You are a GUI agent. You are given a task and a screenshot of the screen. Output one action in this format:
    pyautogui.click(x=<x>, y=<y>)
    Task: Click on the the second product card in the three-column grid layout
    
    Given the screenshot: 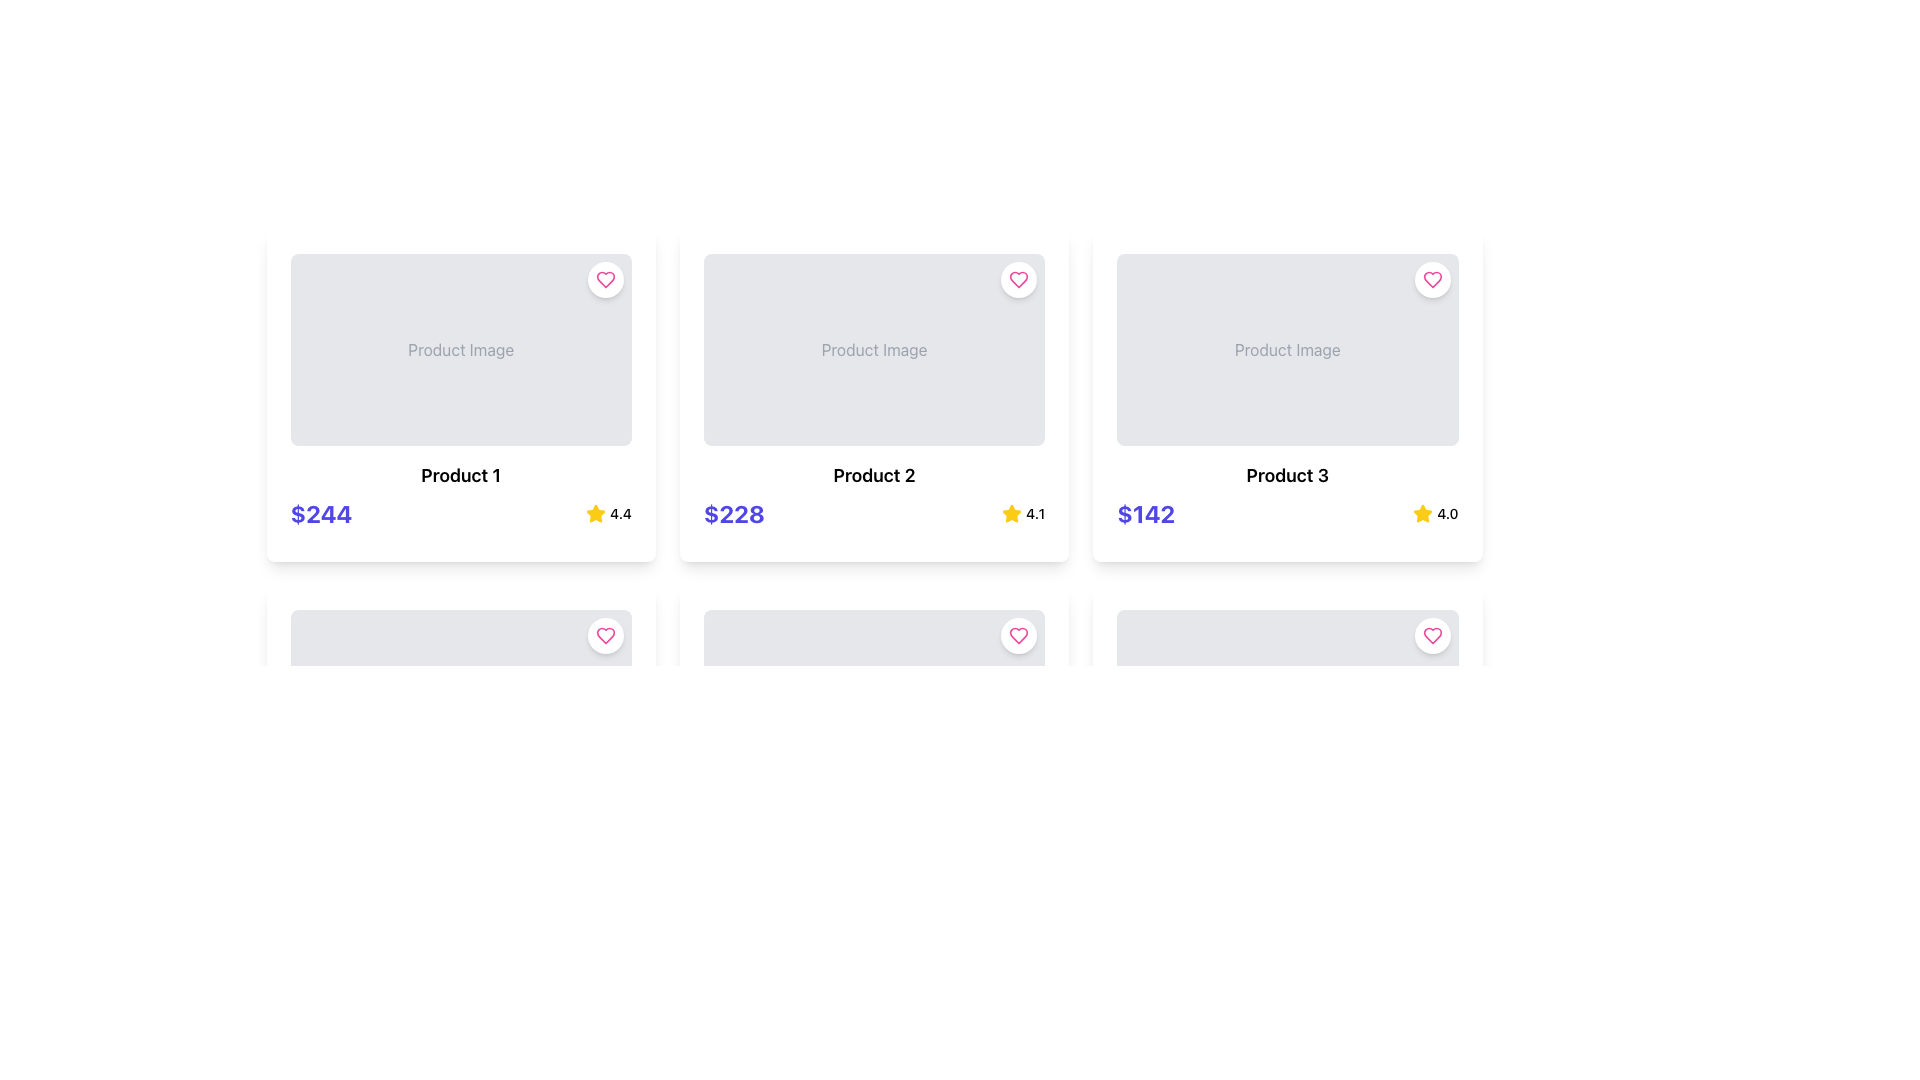 What is the action you would take?
    pyautogui.click(x=874, y=396)
    